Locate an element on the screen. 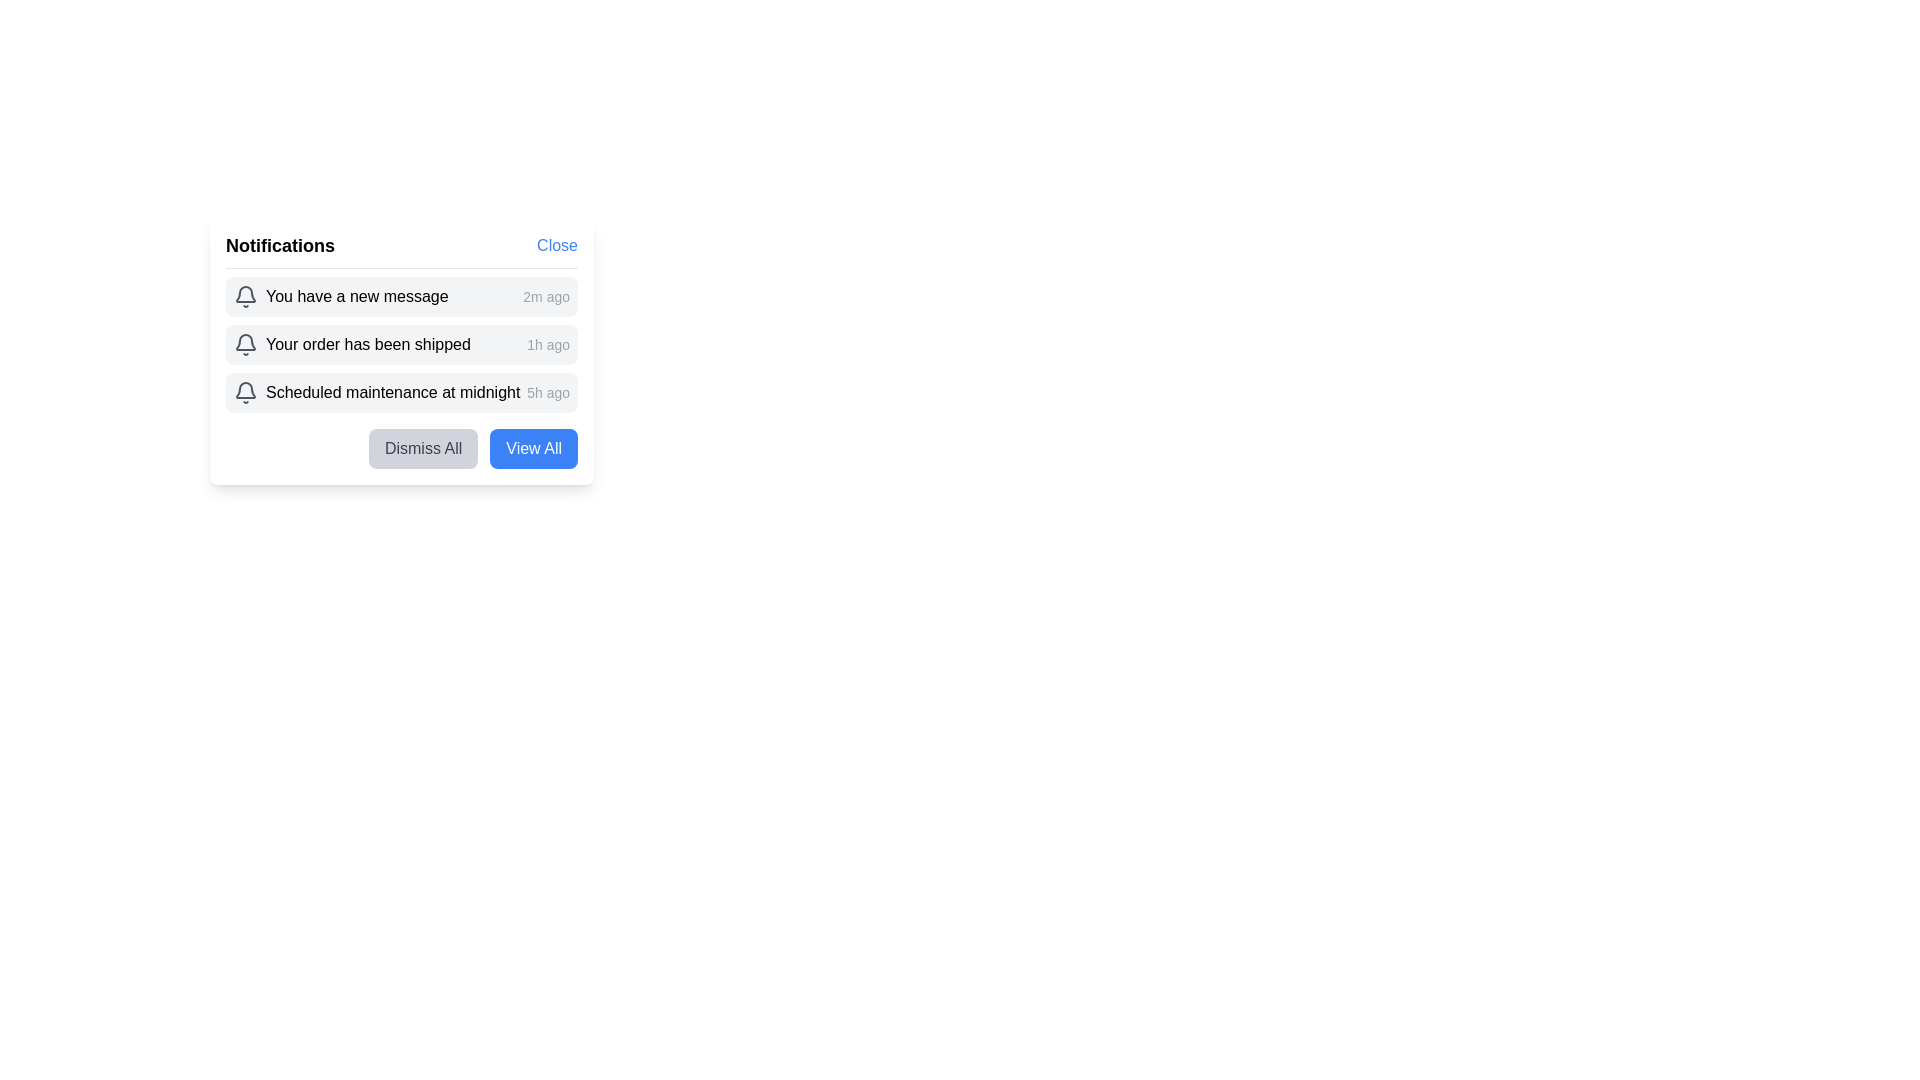  the text label that indicates the time elapsed since the 'Scheduled maintenance at midnight' notification event, located in the bottom-right corner of the third notification item in the notifications list is located at coordinates (548, 393).